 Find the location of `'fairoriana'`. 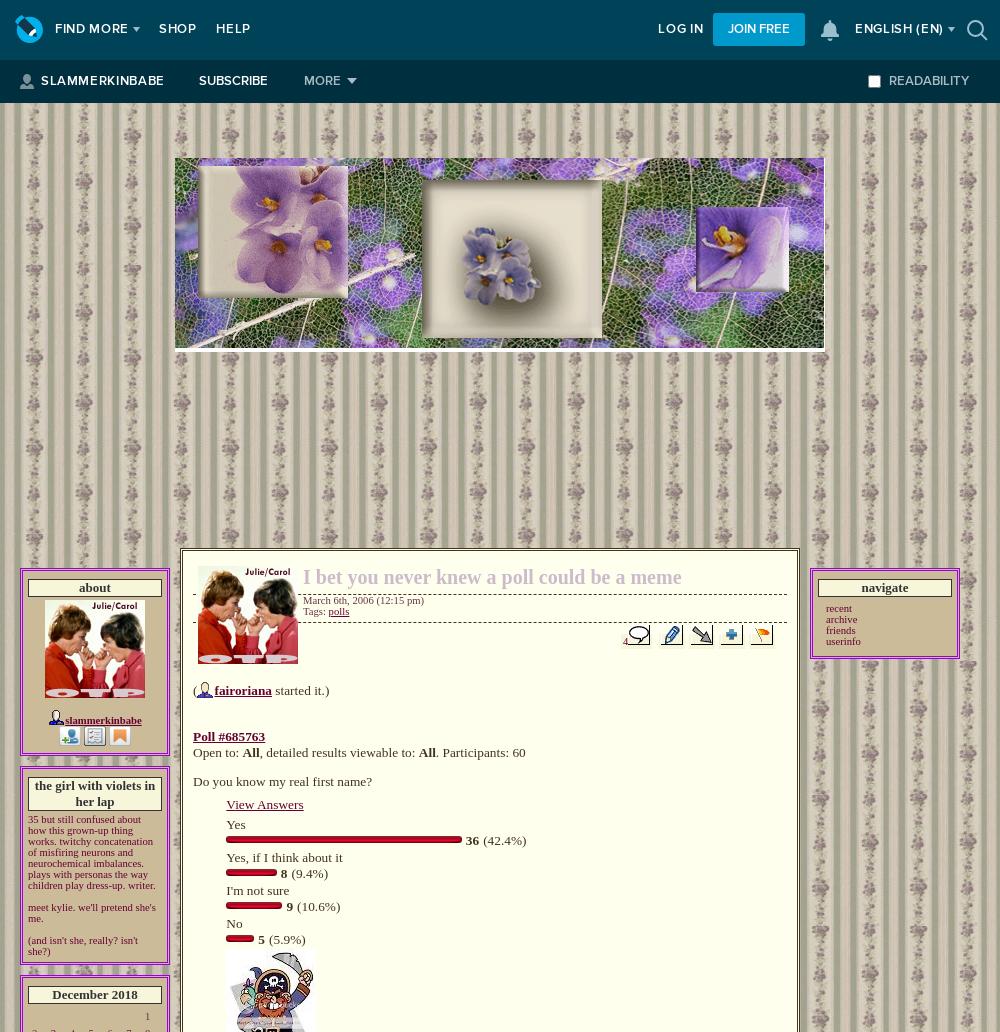

'fairoriana' is located at coordinates (213, 689).